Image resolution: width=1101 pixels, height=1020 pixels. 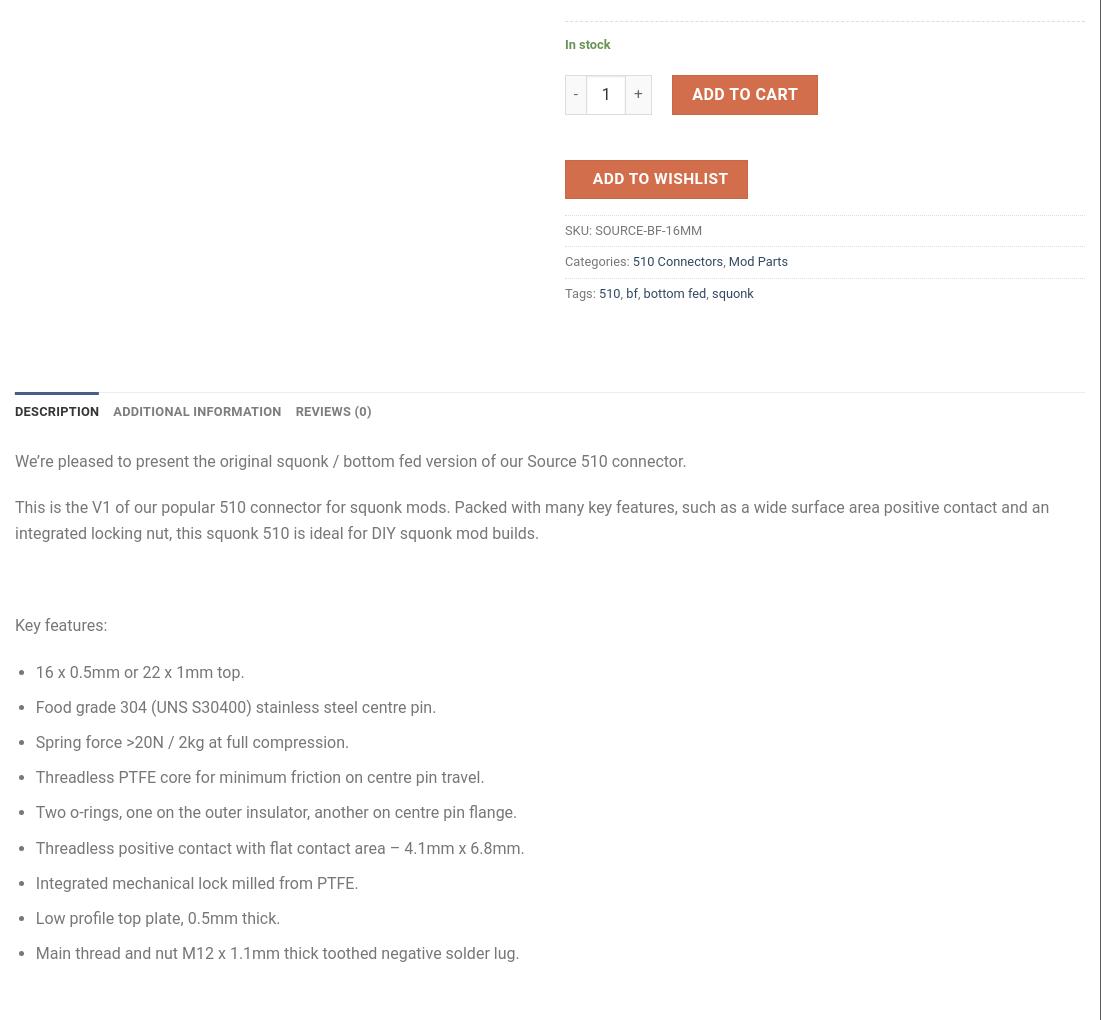 I want to click on 'Two o-rings, one on the outer insulator, another on centre pin flange.', so click(x=34, y=812).